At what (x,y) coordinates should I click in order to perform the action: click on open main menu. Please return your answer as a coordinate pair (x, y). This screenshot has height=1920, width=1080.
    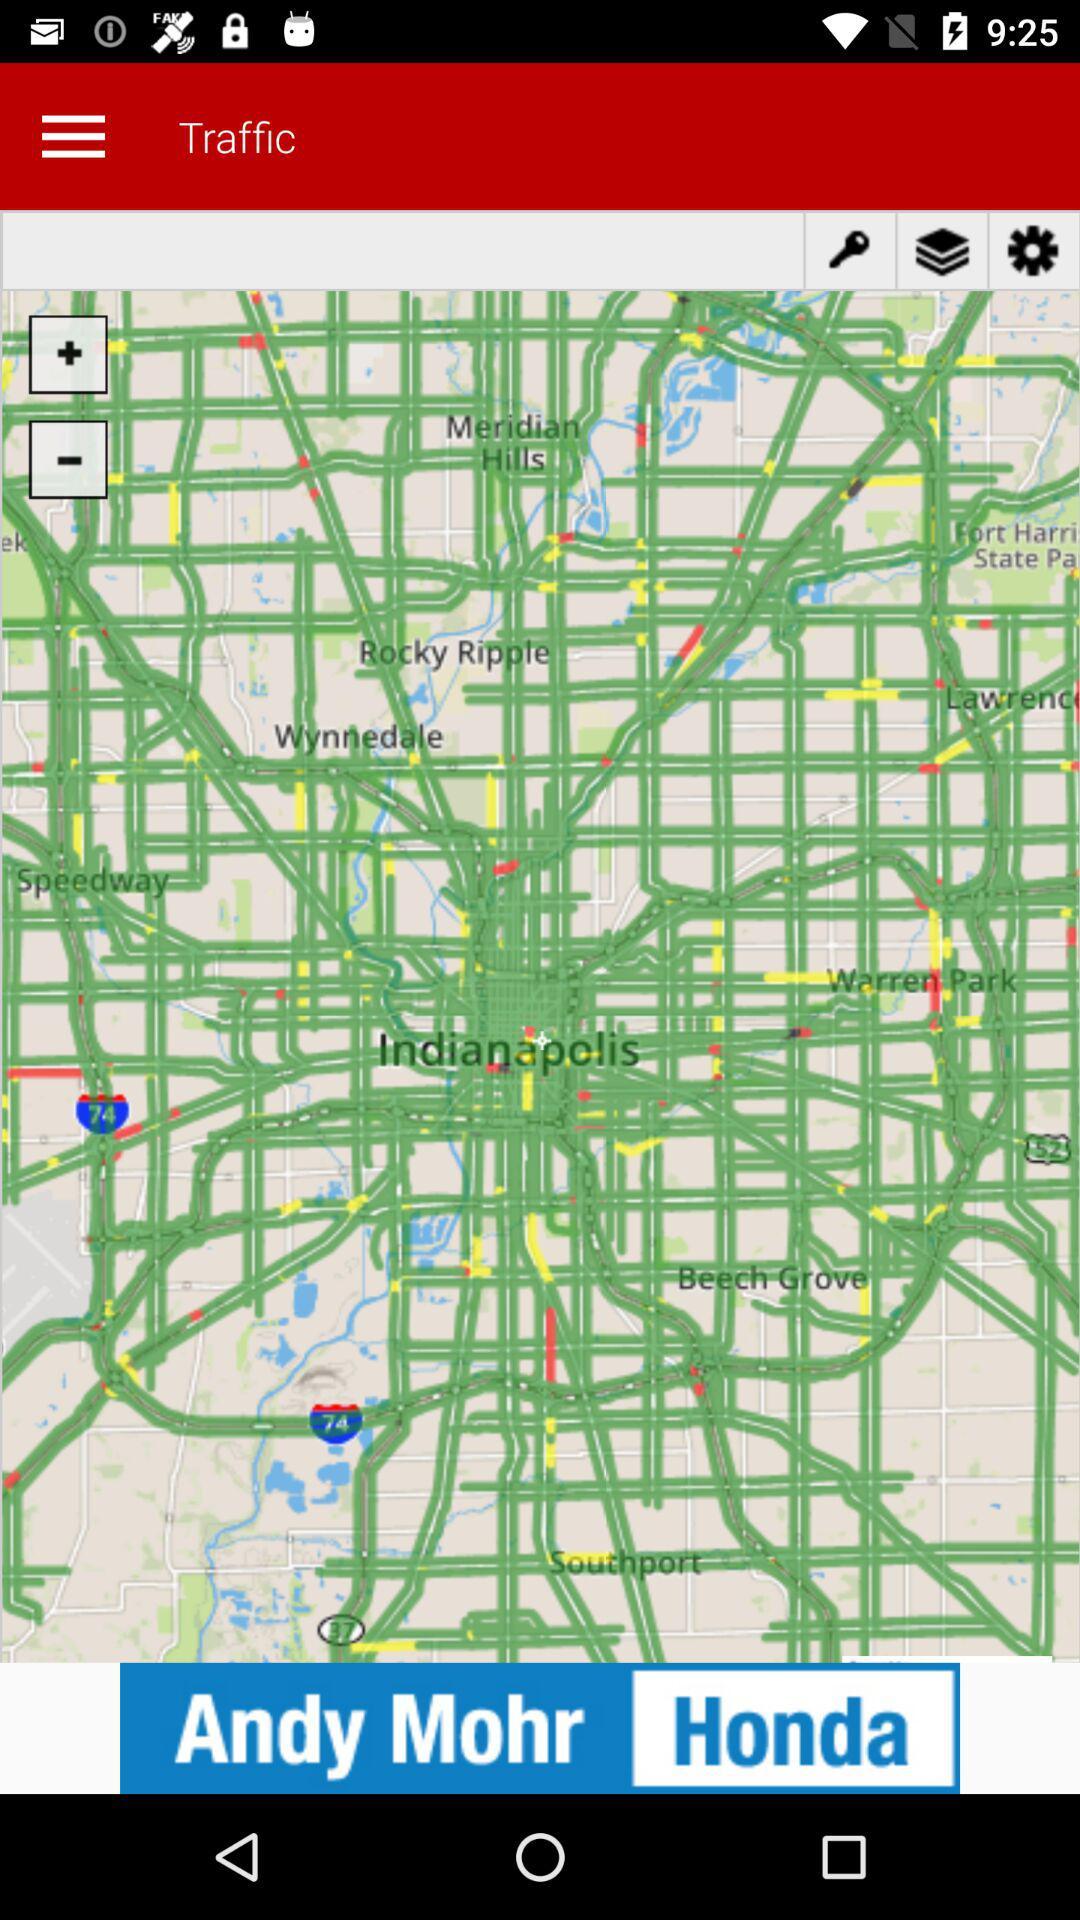
    Looking at the image, I should click on (72, 135).